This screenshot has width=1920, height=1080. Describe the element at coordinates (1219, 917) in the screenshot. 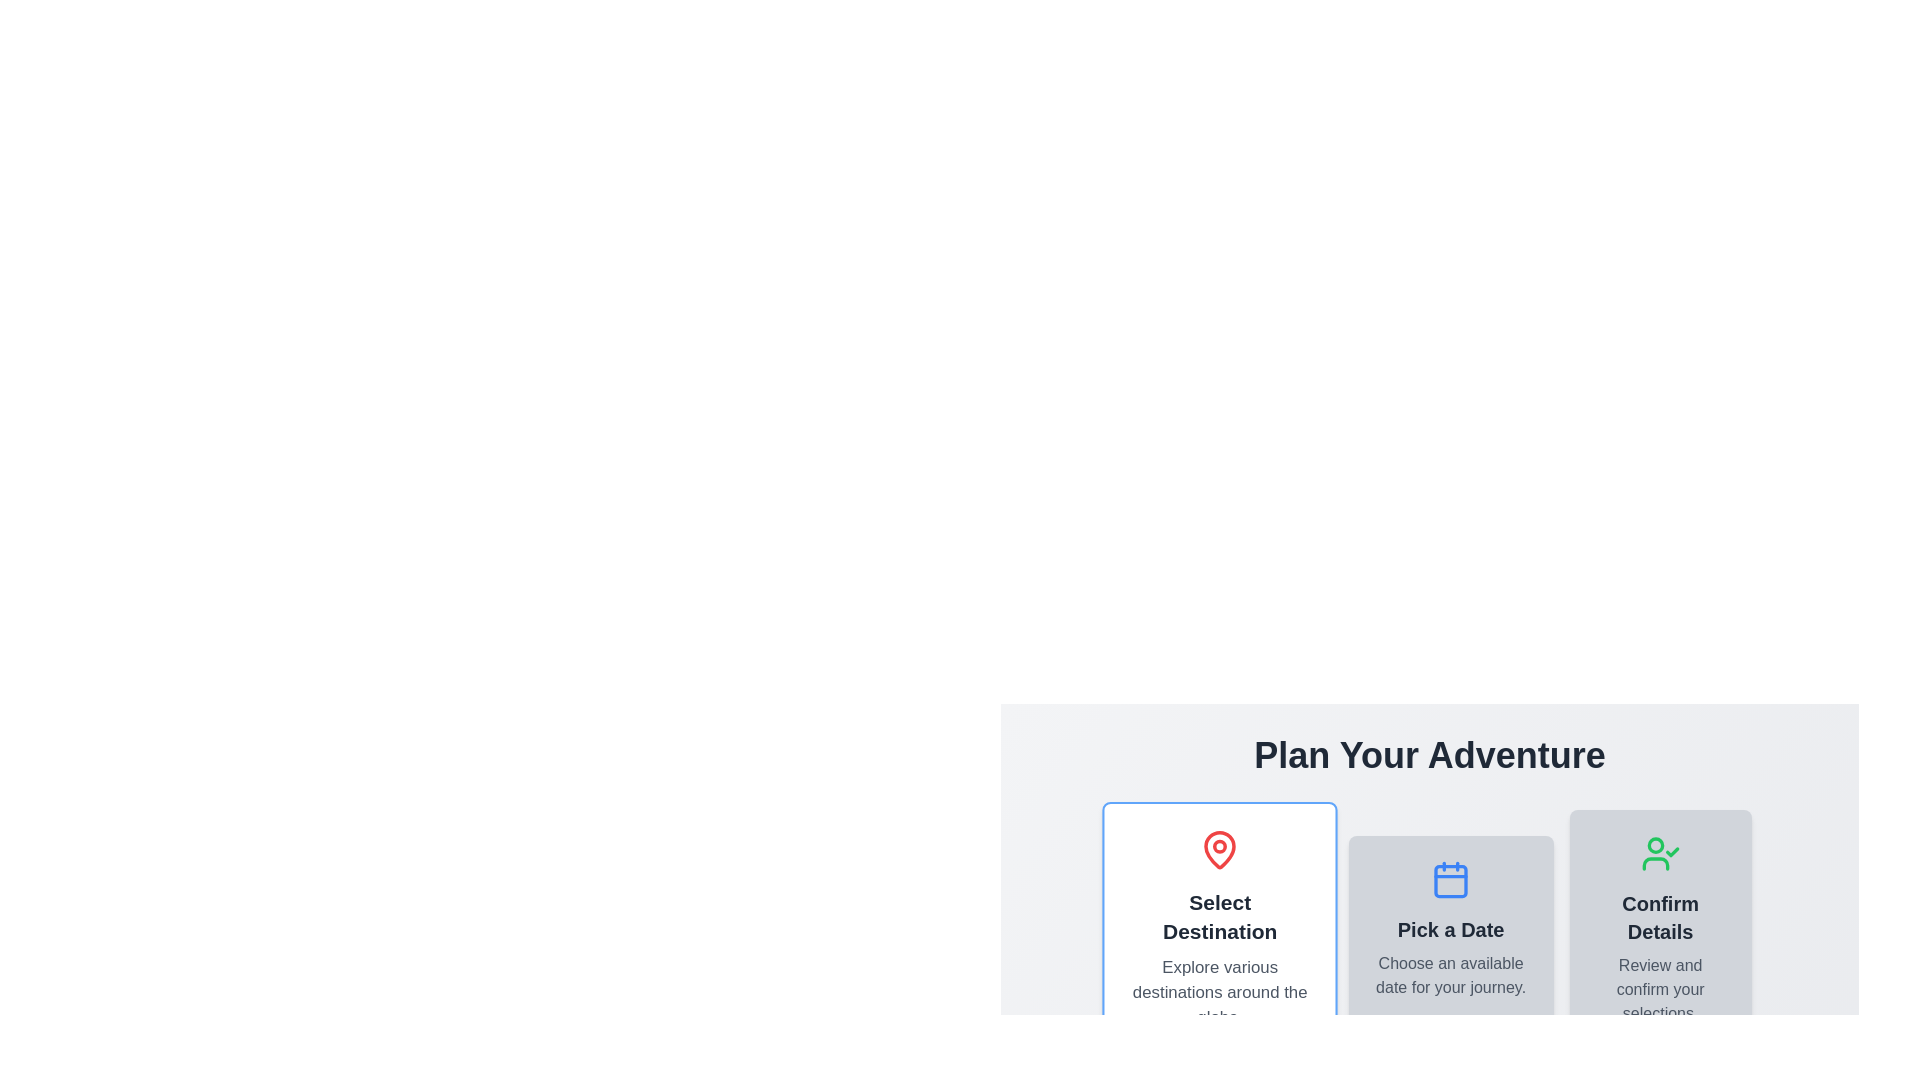

I see `the text element displaying 'Select Destination', which is a bold, larger font styled in grayish-black, located beneath a map pin icon` at that location.